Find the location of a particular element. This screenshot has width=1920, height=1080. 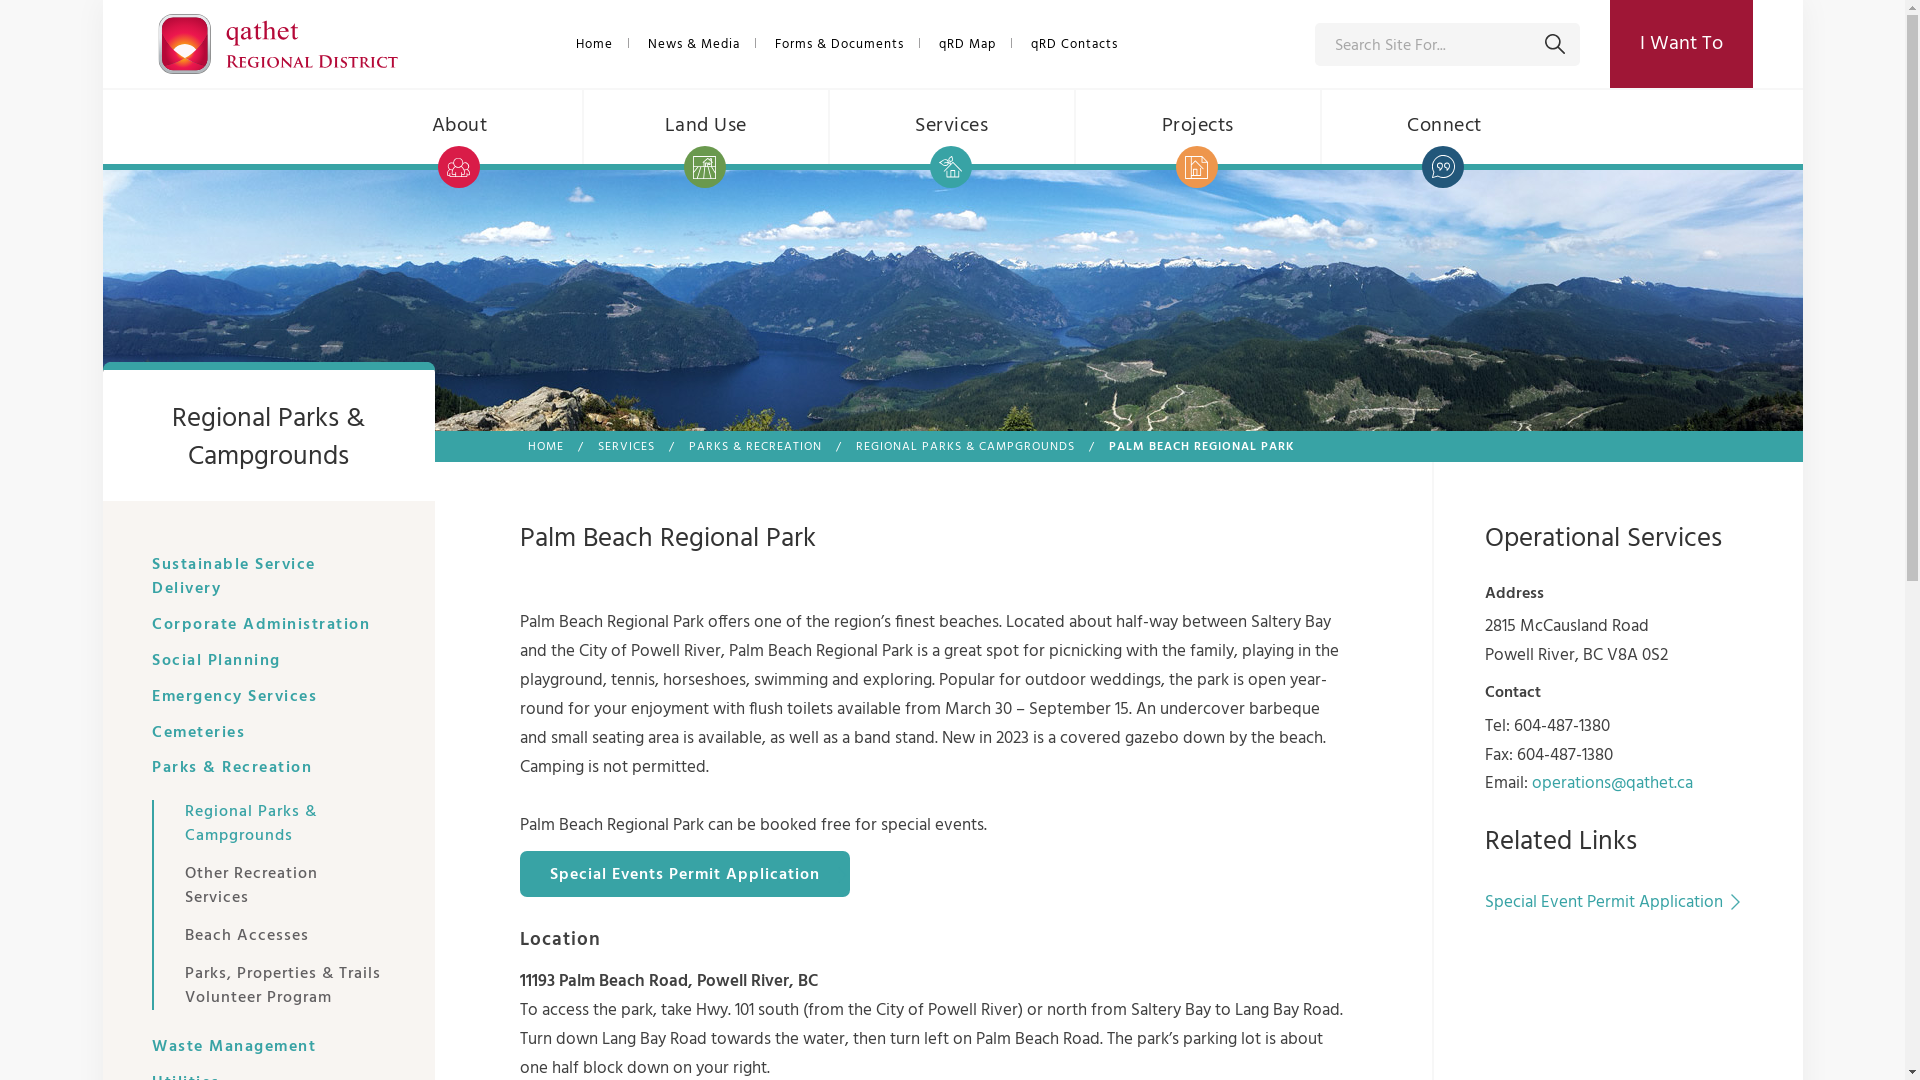

'REGIONAL PARKS & CAMPGROUNDS' is located at coordinates (965, 446).